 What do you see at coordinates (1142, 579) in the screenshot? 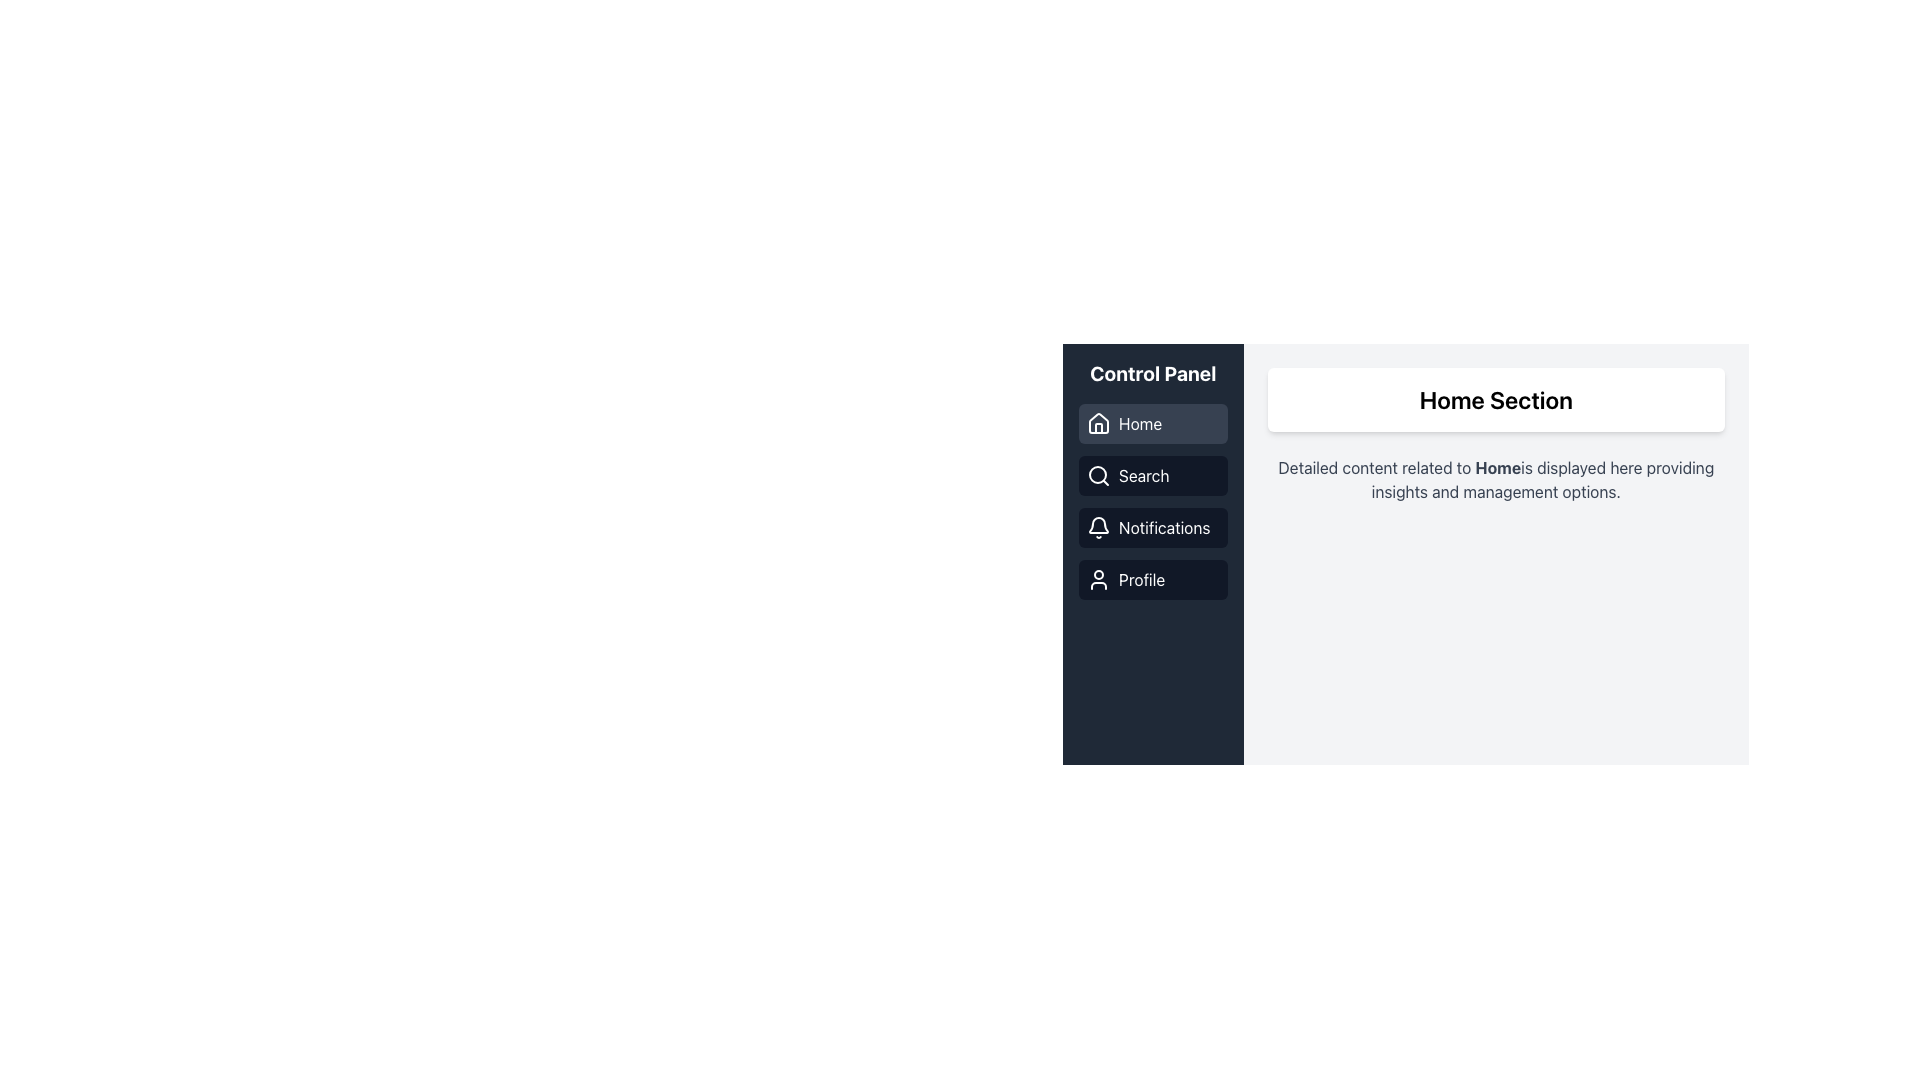
I see `text label for the 'Profile' menu option located in the sidebar navigation, immediately to the right of the user icon` at bounding box center [1142, 579].